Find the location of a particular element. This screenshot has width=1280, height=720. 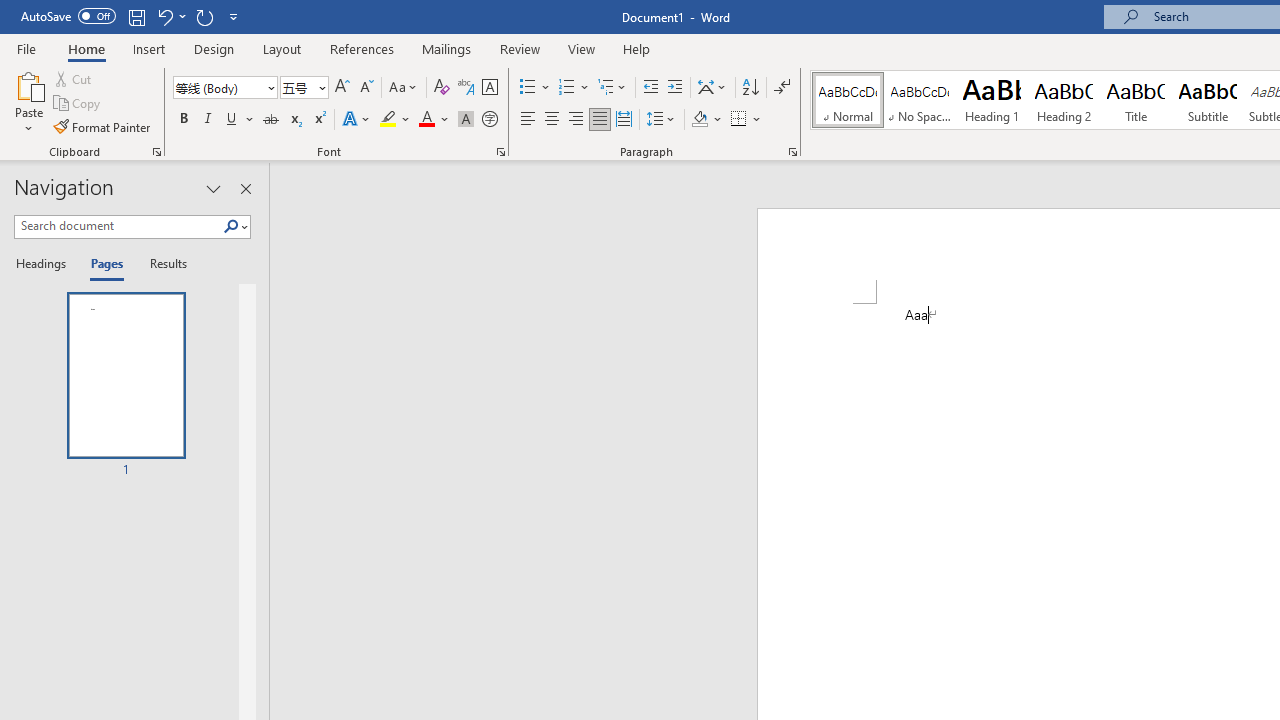

'Quick Access Toolbar' is located at coordinates (130, 16).